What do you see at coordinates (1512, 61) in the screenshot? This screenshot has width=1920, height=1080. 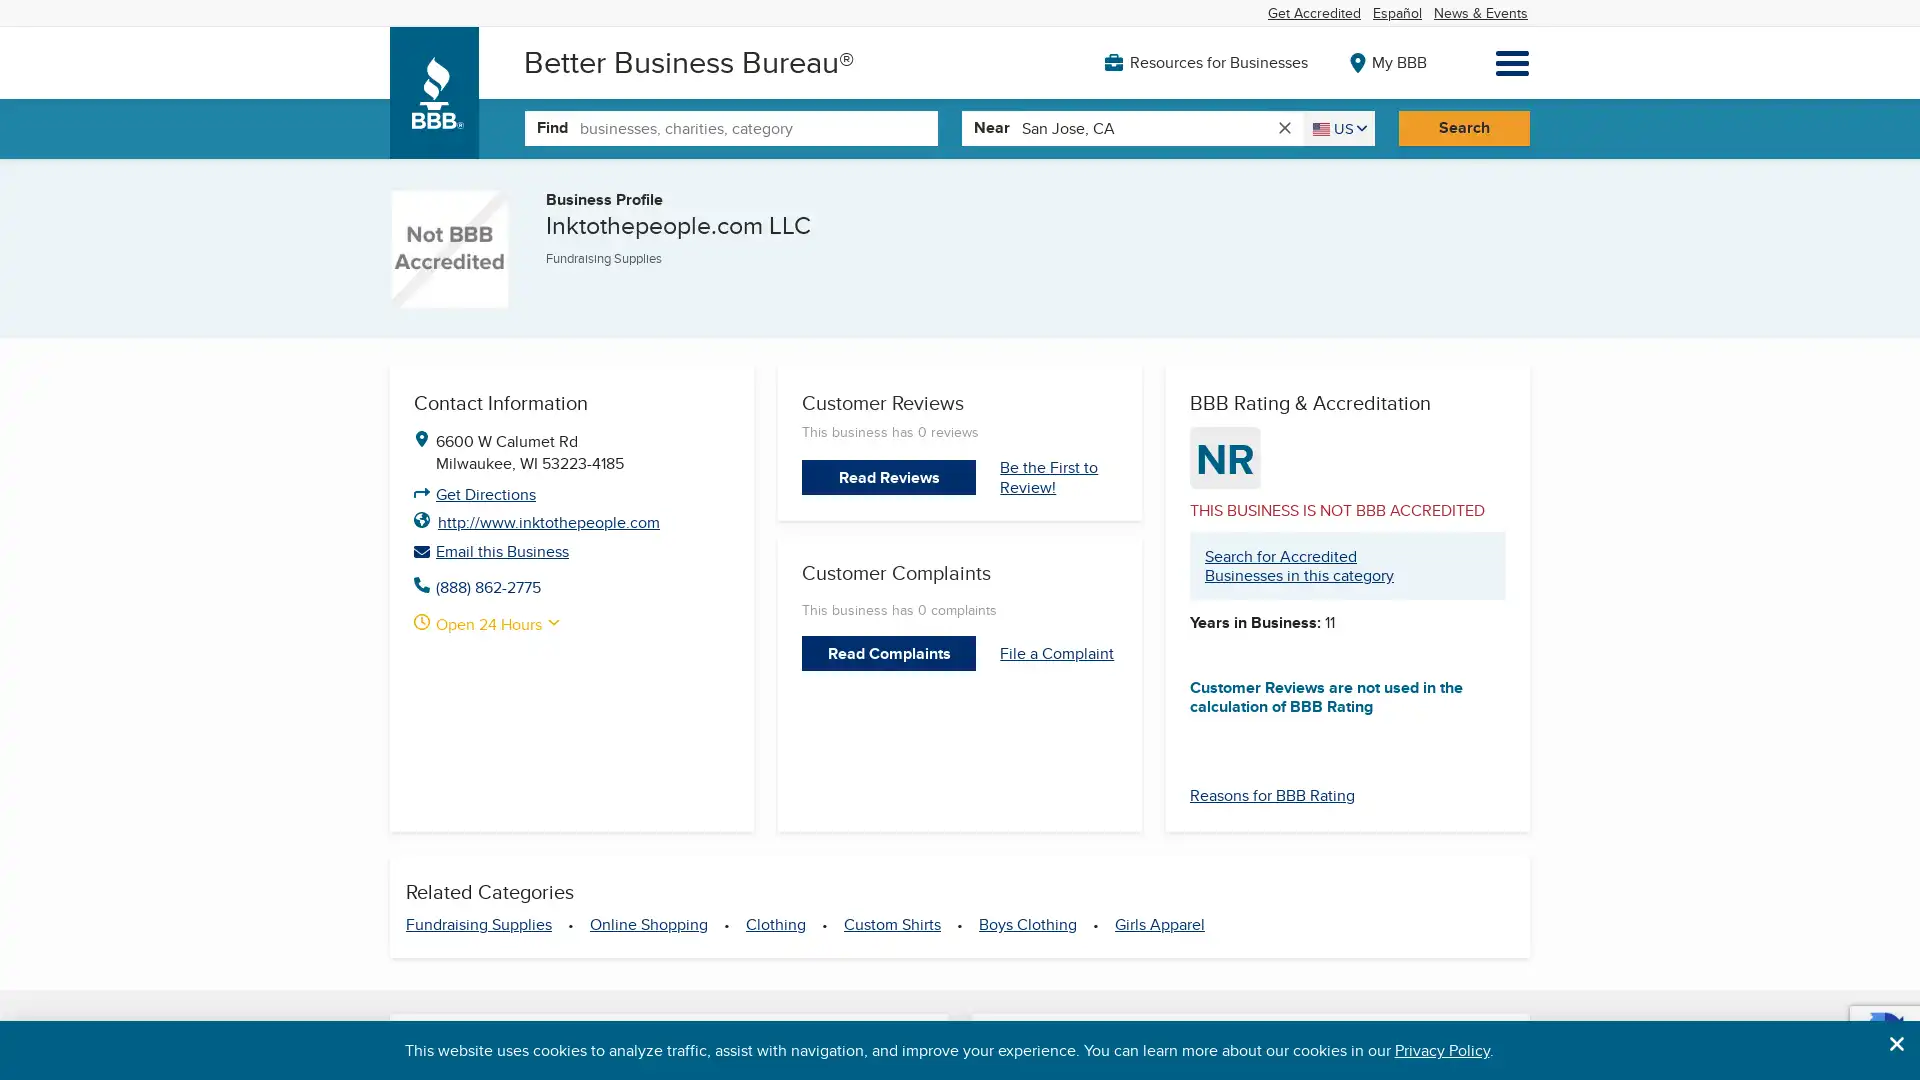 I see `Menu` at bounding box center [1512, 61].